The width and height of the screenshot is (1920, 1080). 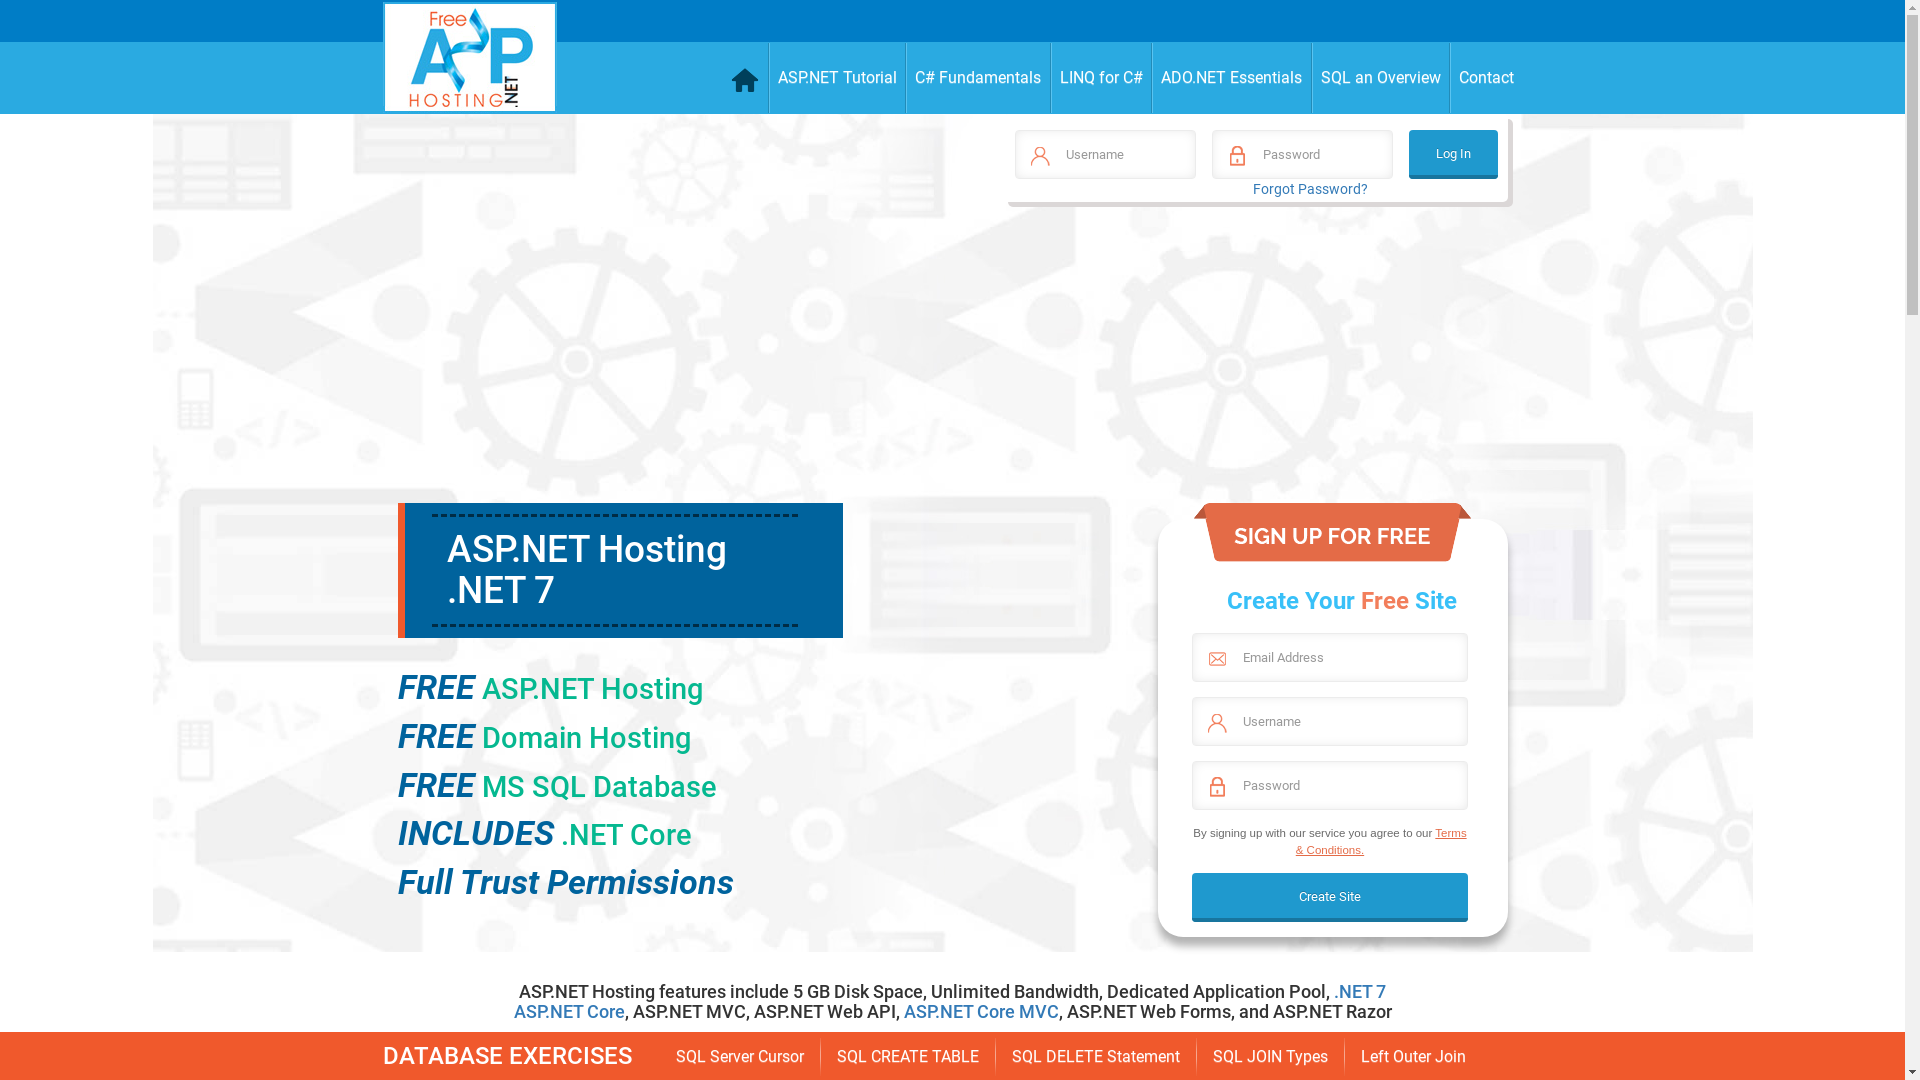 I want to click on 'Log In', so click(x=1408, y=153).